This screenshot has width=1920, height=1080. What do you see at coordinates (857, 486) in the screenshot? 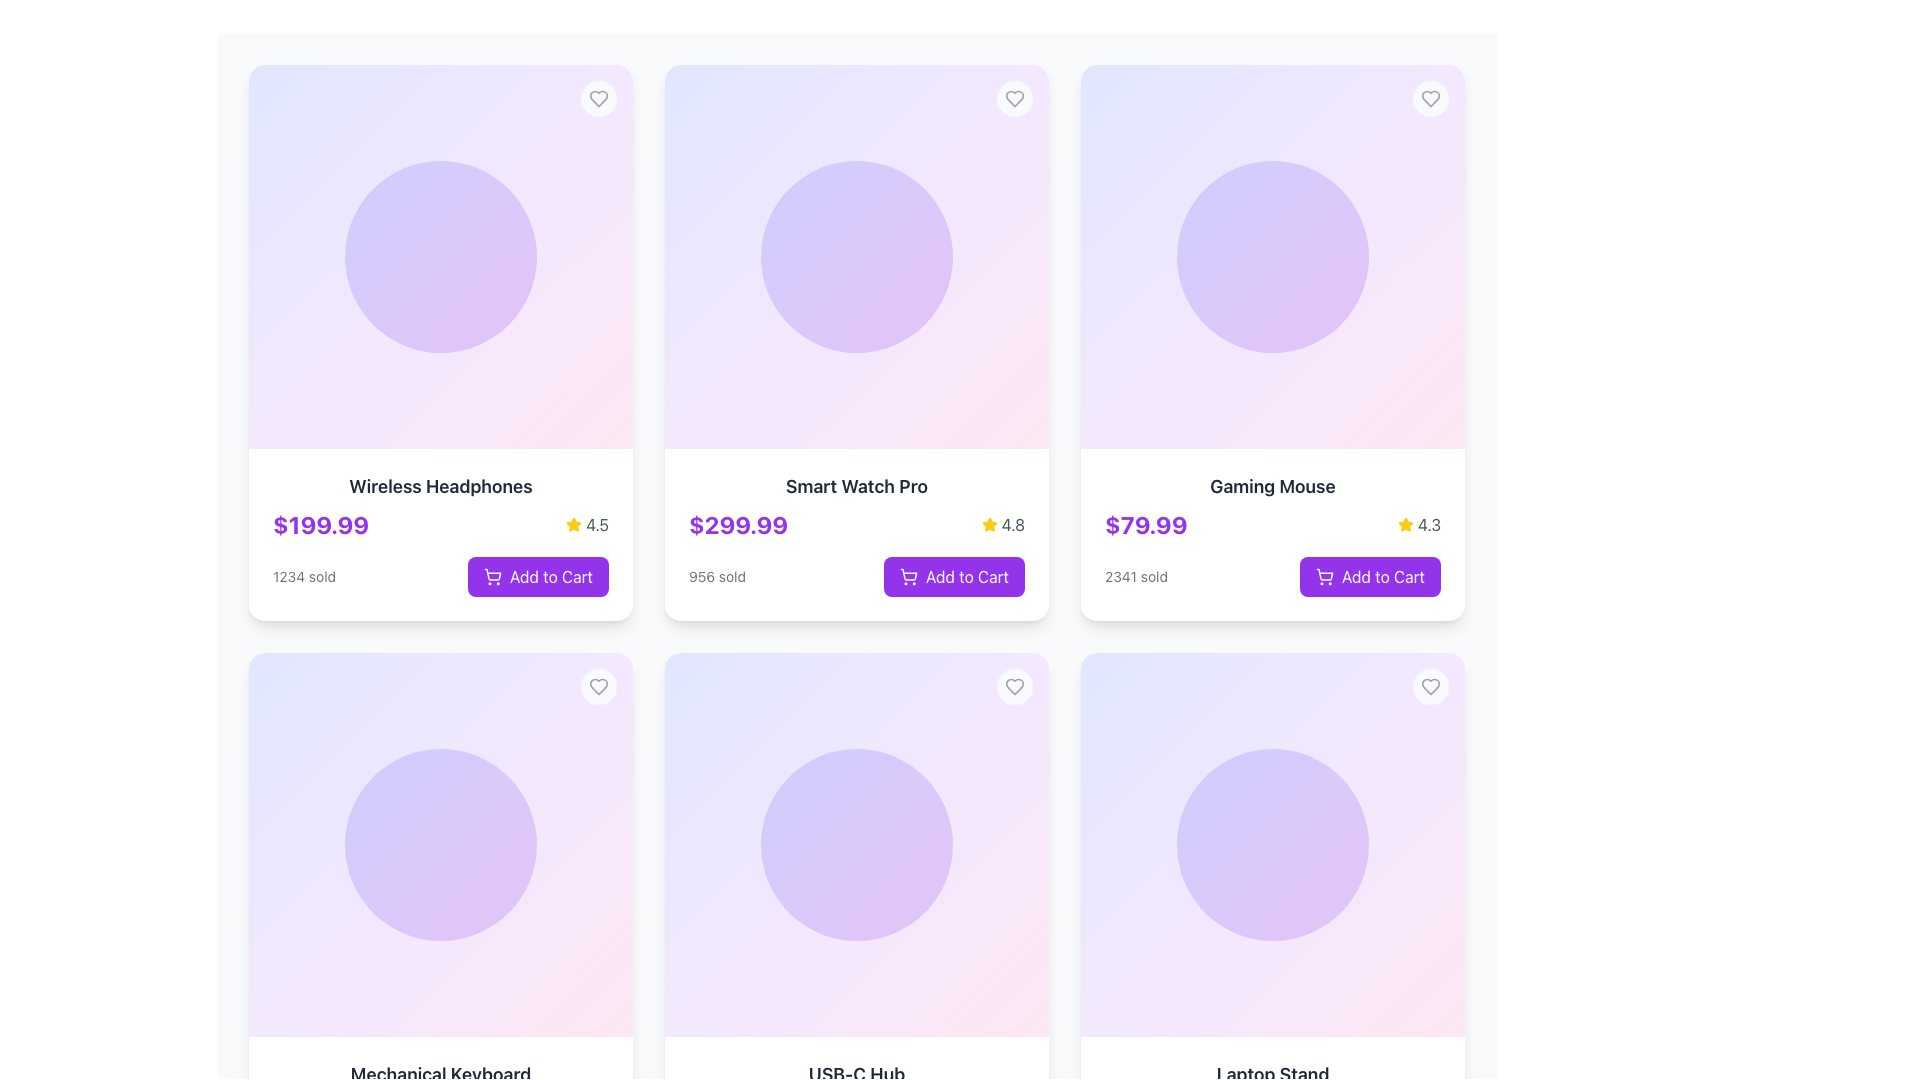
I see `the text label that identifies the product name, located in the second product card from the left in the top row, centered above the price section` at bounding box center [857, 486].